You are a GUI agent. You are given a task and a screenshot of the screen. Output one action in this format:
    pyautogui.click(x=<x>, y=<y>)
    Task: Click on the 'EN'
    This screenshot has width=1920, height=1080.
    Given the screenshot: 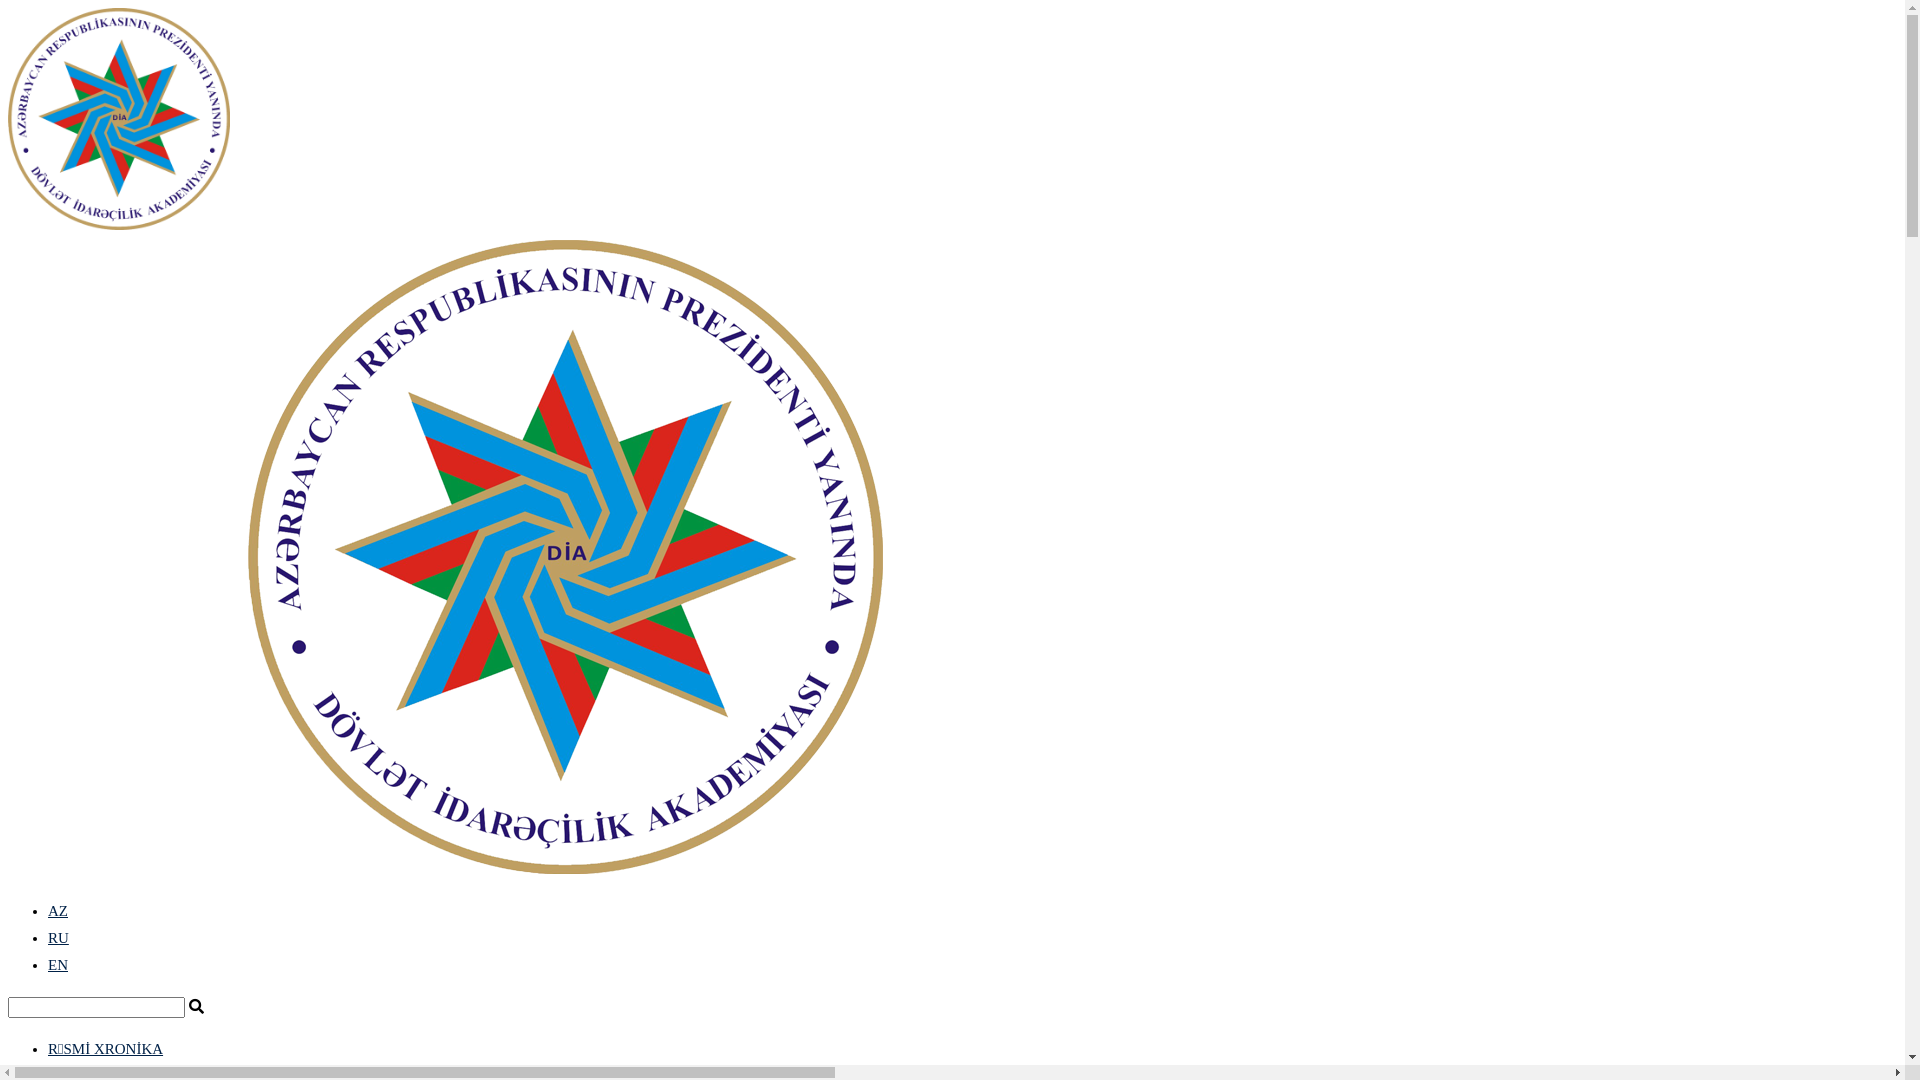 What is the action you would take?
    pyautogui.click(x=57, y=963)
    